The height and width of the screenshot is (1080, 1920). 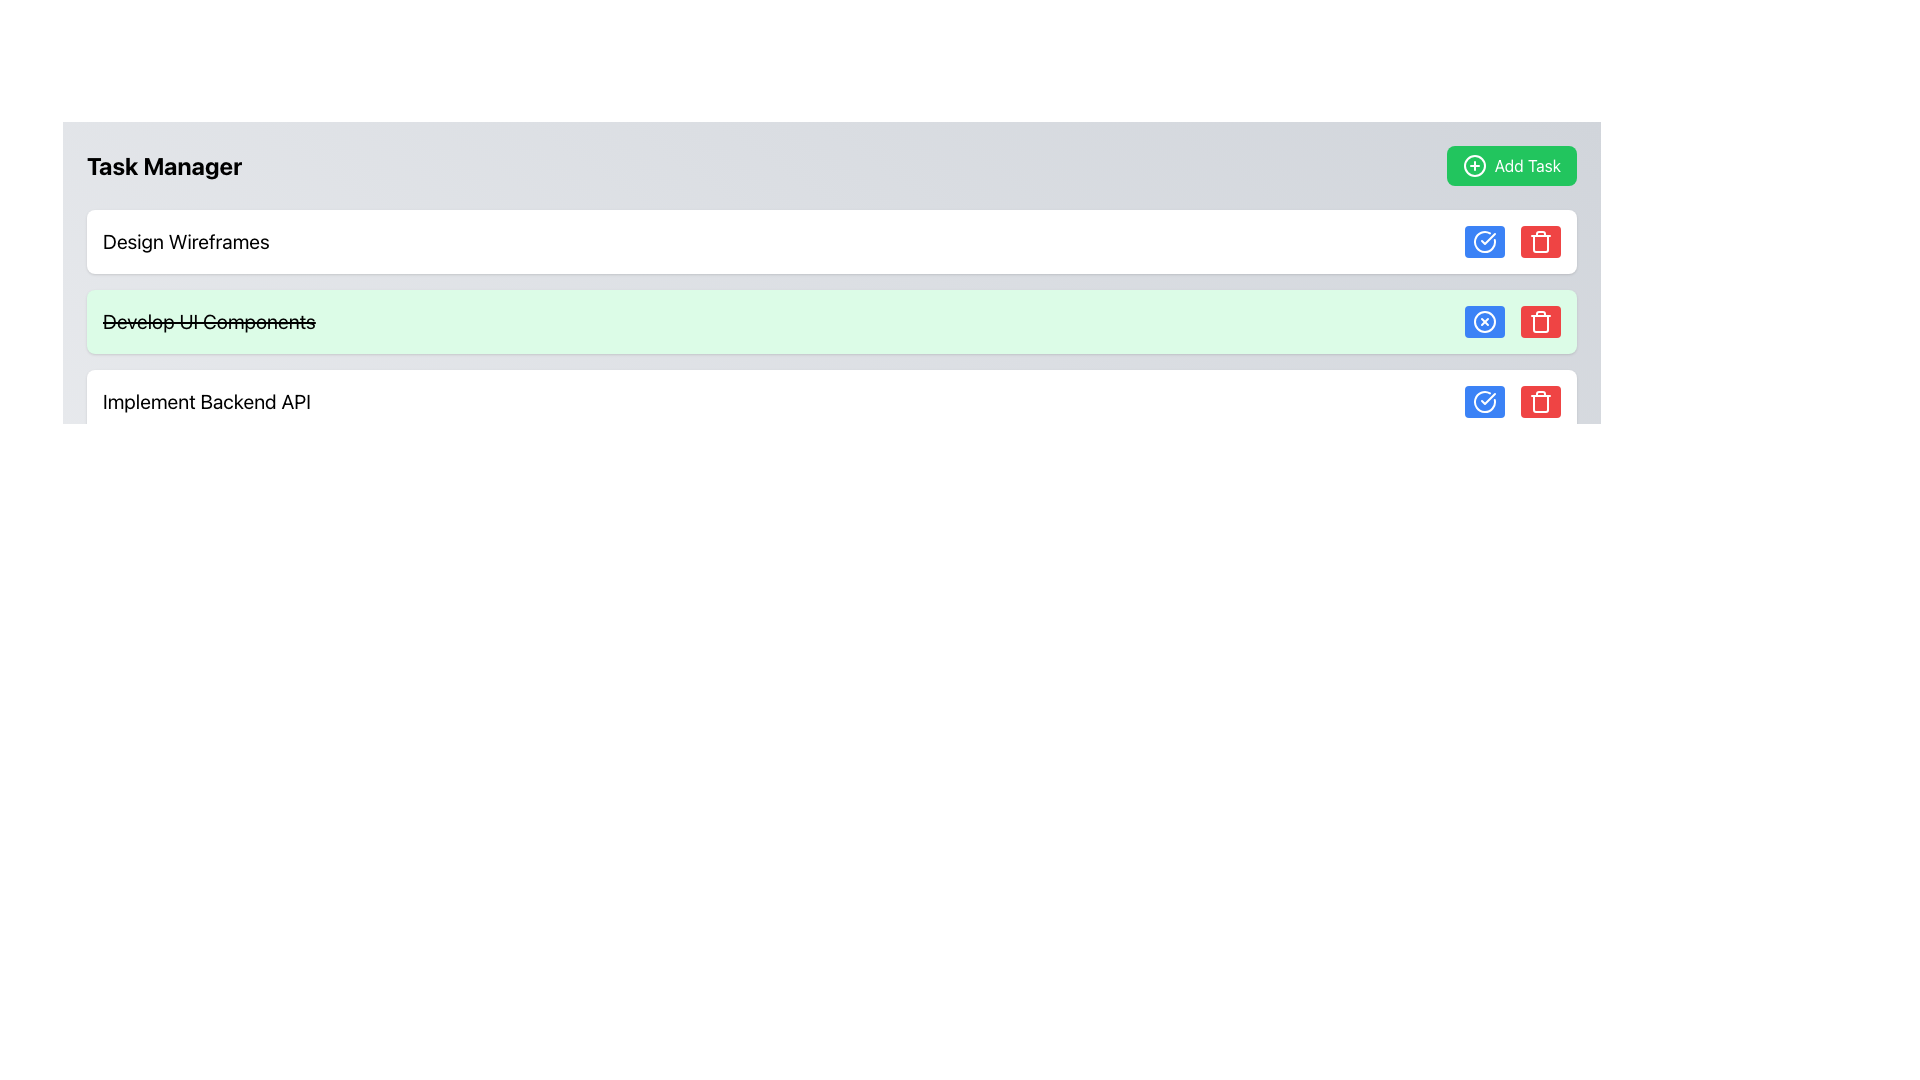 I want to click on the trash icon button with a red background located on the rightmost side of the second task row labeled 'Develop UI Components', so click(x=1539, y=320).